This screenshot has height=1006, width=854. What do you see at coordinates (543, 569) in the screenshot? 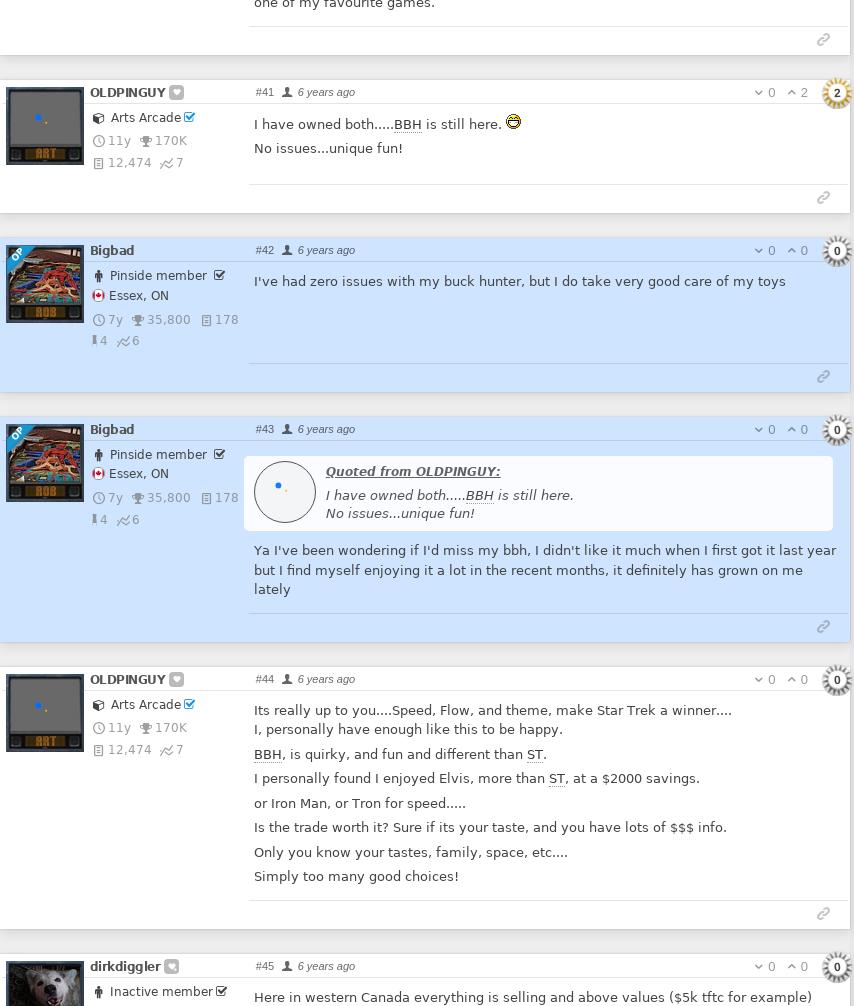
I see `'Ya I've been wondering if I'd miss my bbh, I didn't like it much when I first got it last year but I find myself enjoying it a lot in the recent months, it definitely has grown on me lately'` at bounding box center [543, 569].